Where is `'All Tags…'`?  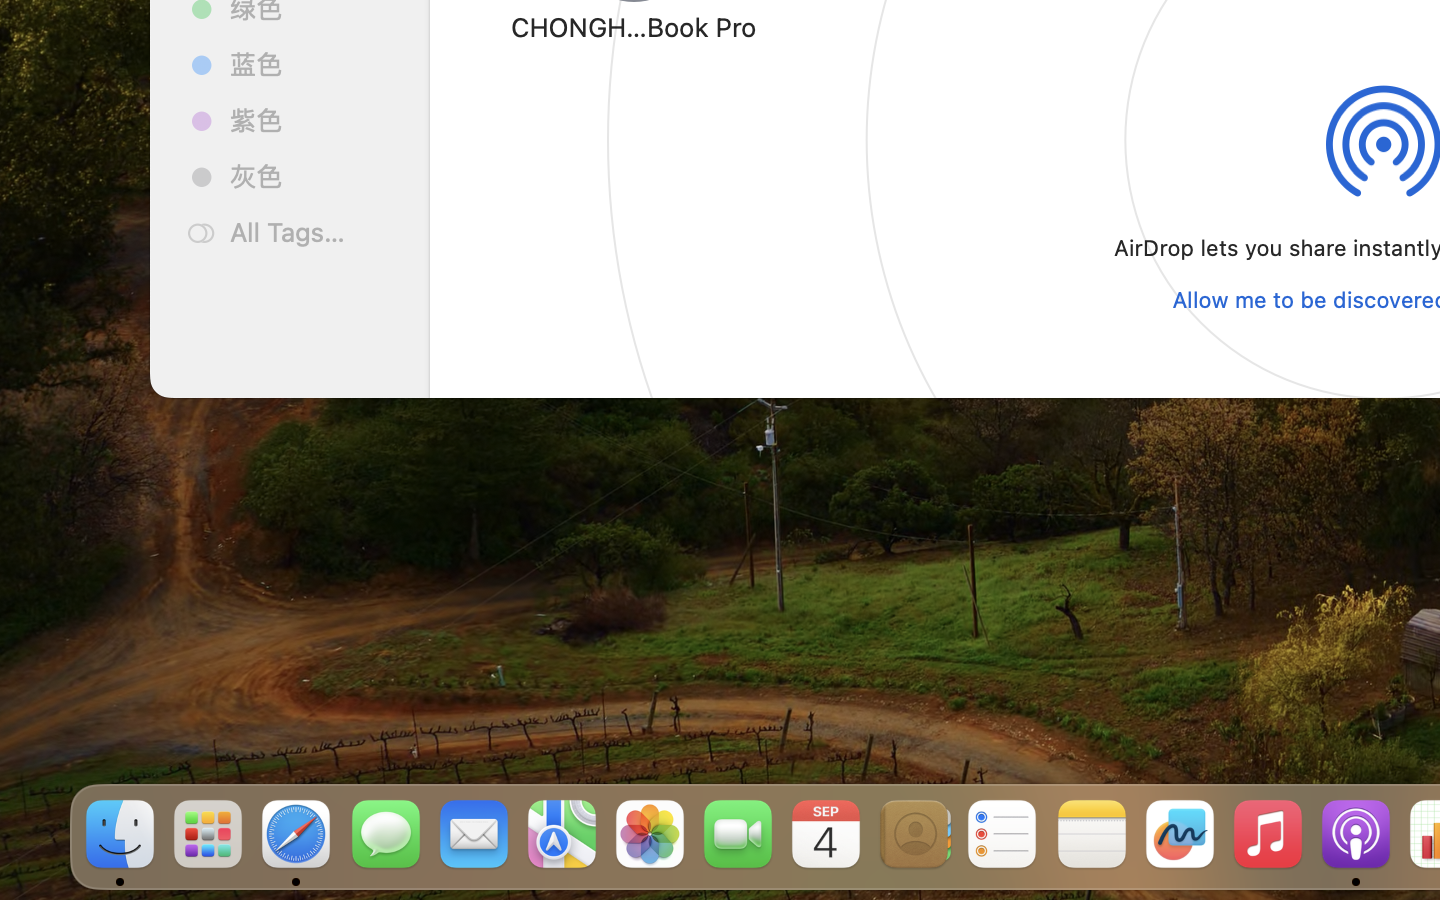
'All Tags…' is located at coordinates (311, 231).